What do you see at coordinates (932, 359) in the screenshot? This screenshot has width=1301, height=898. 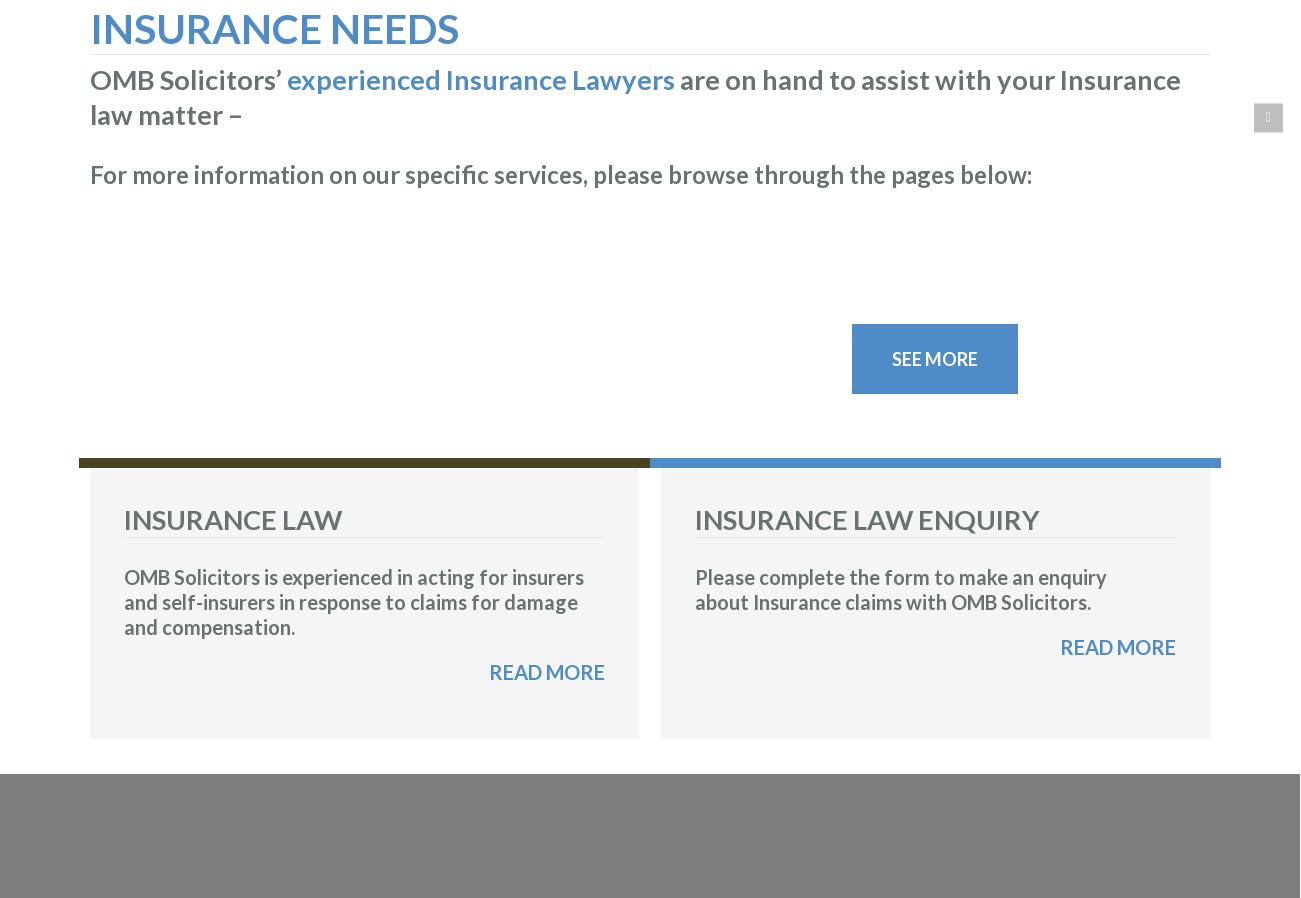 I see `'SEE MORE'` at bounding box center [932, 359].